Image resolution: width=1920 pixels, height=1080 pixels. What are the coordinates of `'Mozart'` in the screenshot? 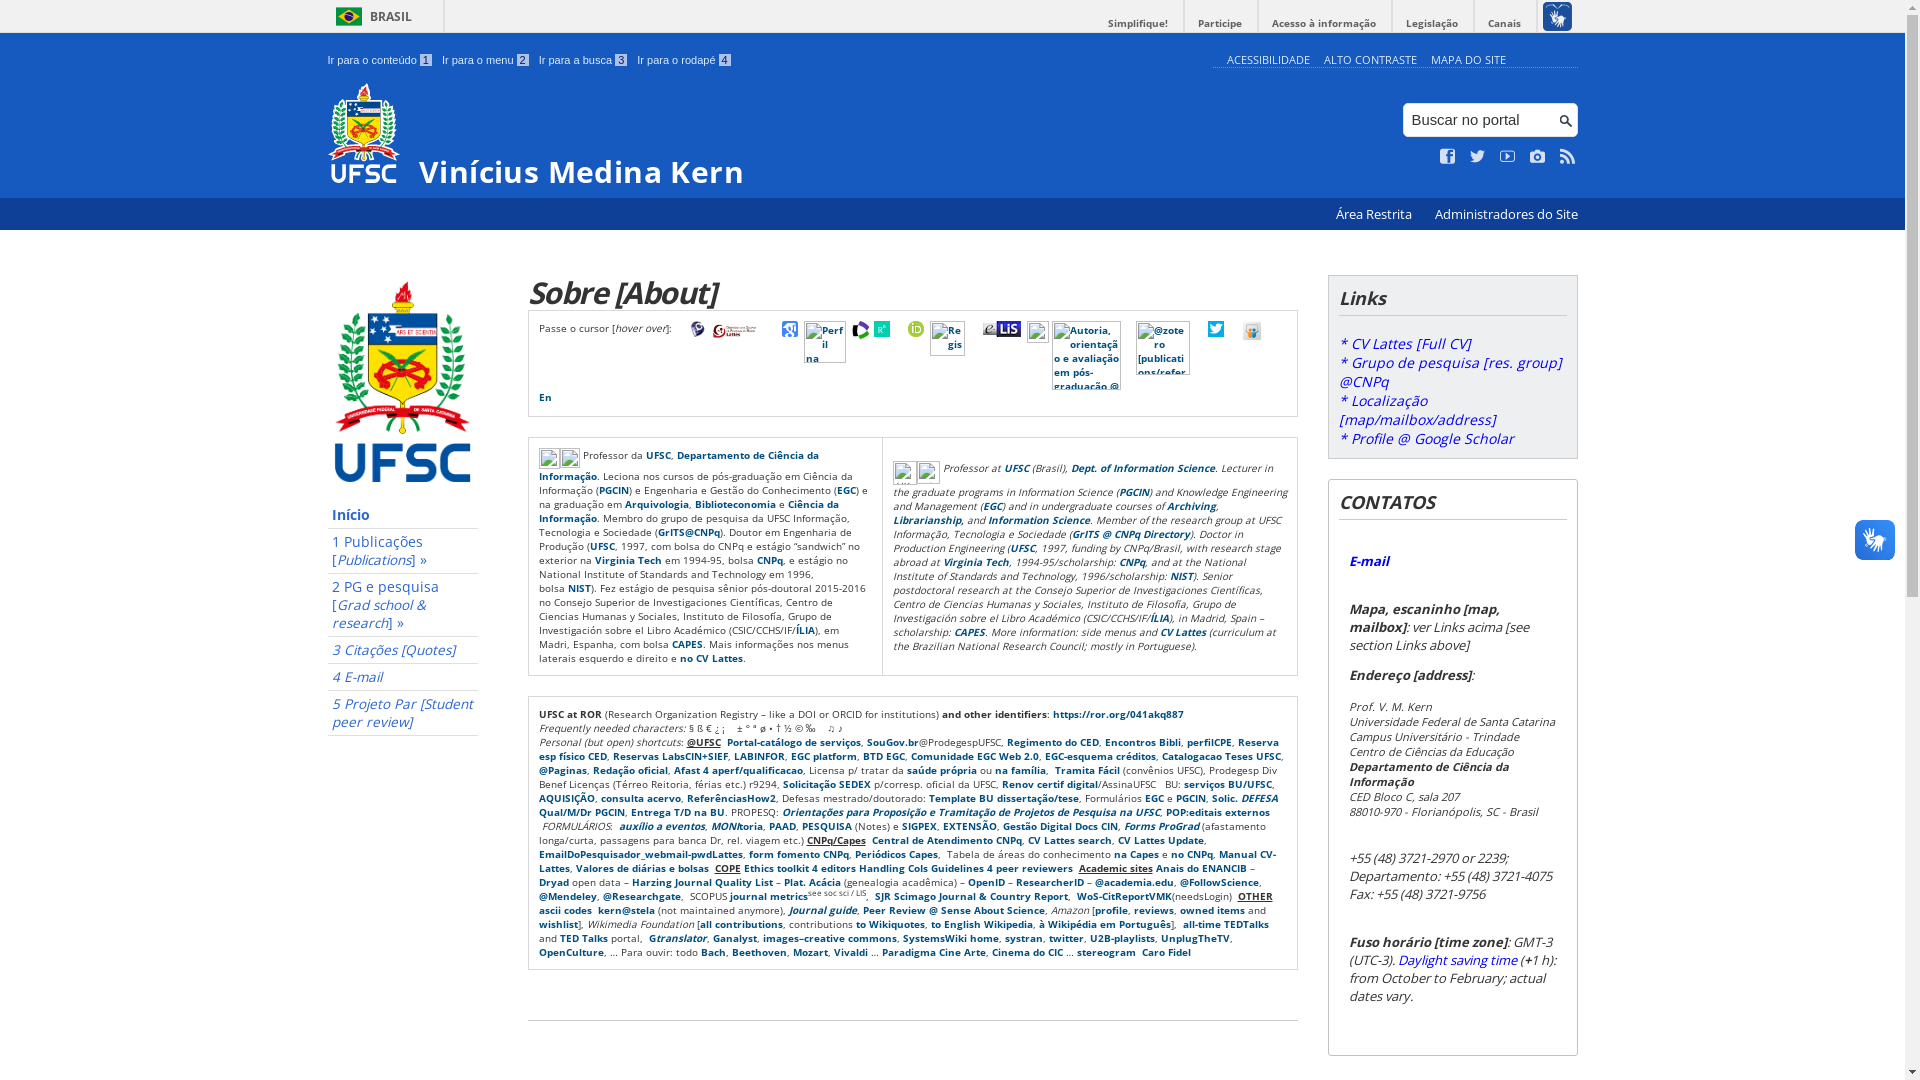 It's located at (809, 951).